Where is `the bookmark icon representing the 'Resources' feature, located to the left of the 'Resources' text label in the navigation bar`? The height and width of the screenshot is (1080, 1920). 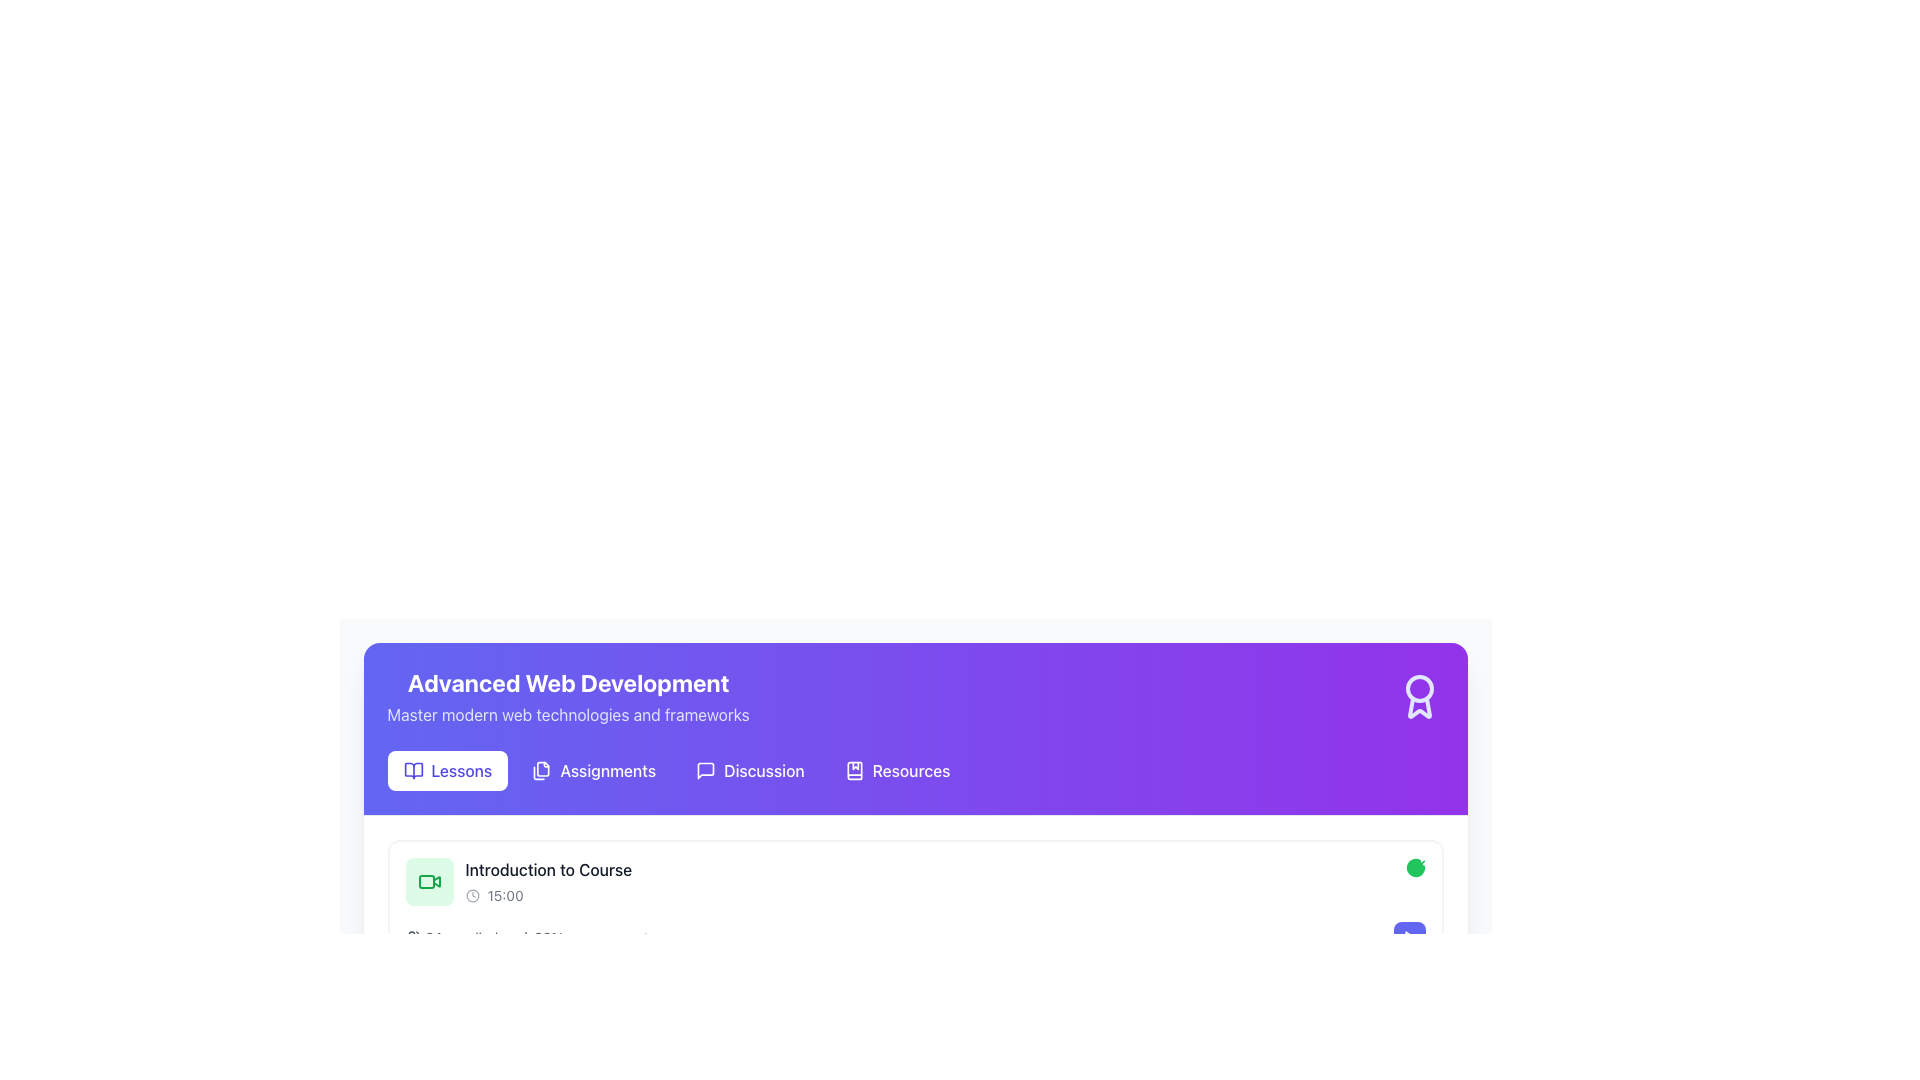 the bookmark icon representing the 'Resources' feature, located to the left of the 'Resources' text label in the navigation bar is located at coordinates (854, 770).